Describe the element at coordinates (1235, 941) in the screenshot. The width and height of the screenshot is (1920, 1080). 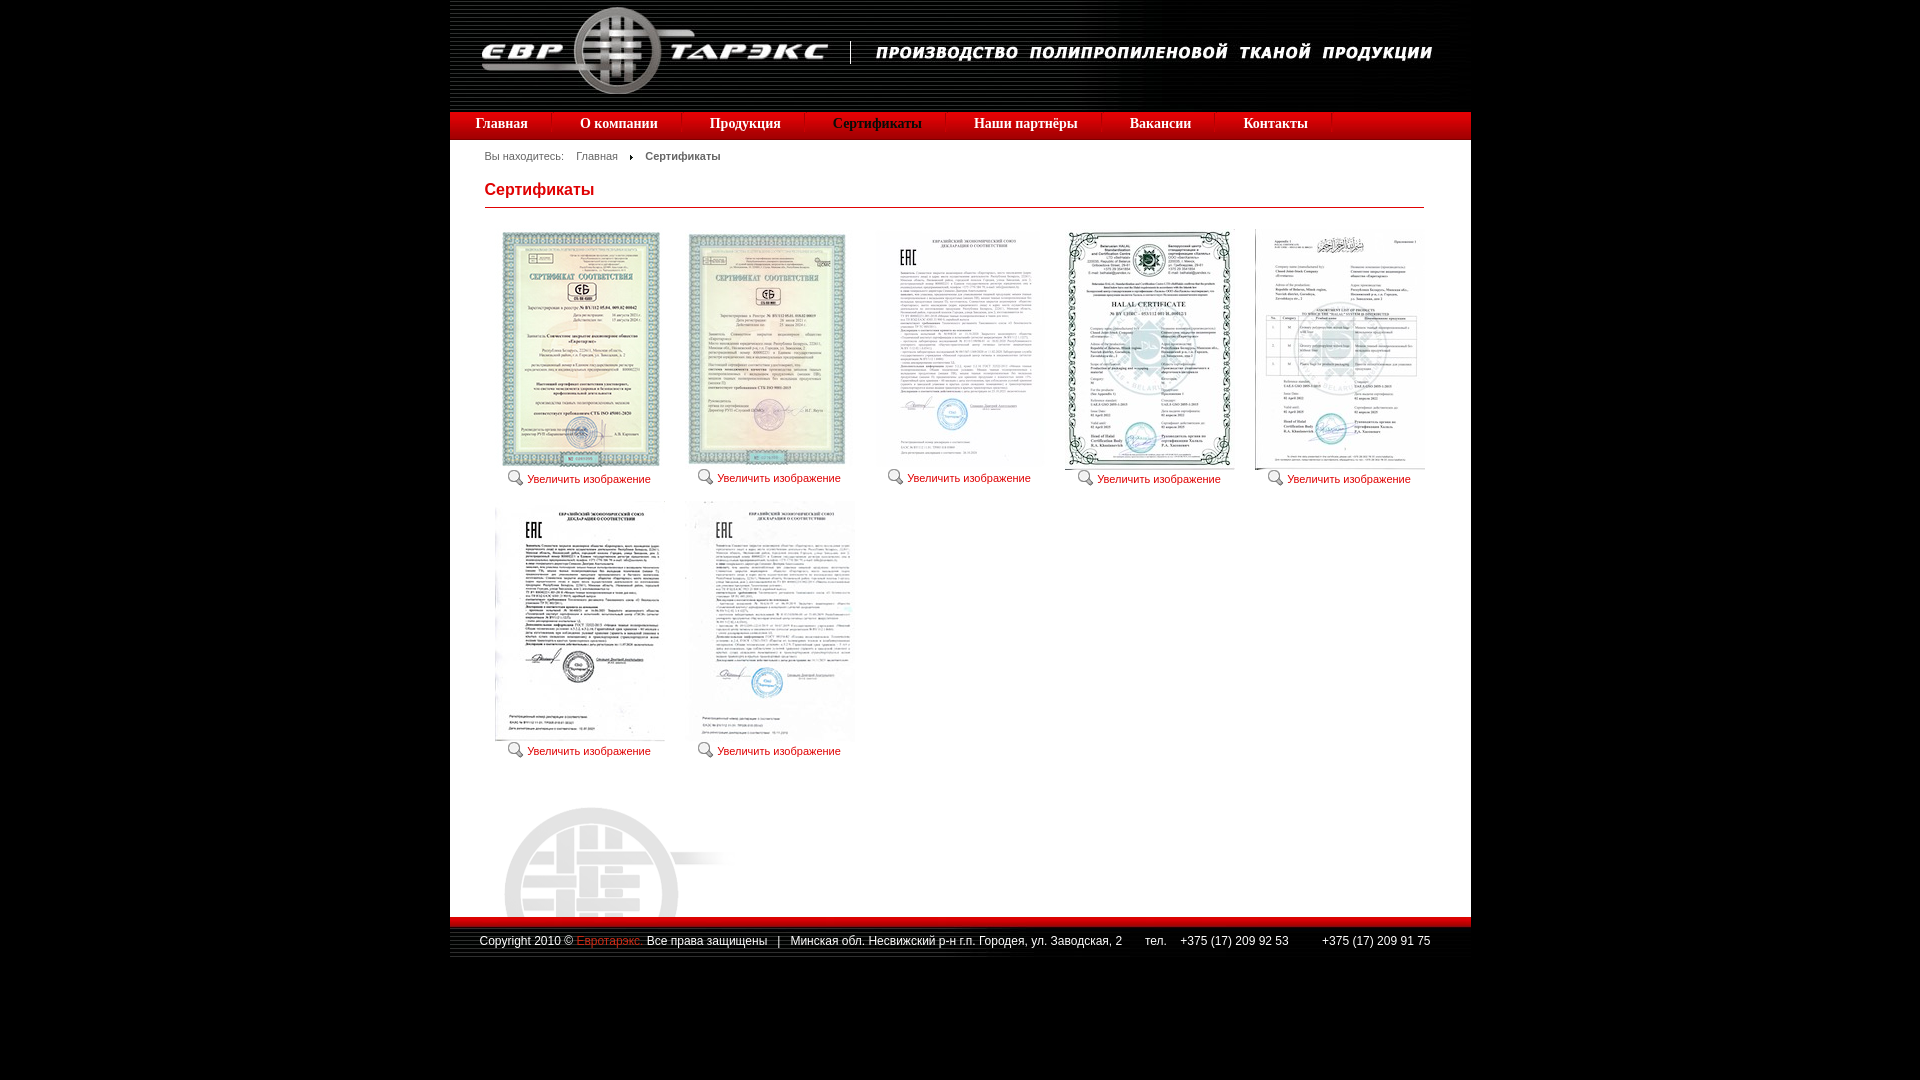
I see `'+375 (17) 209 92 53'` at that location.